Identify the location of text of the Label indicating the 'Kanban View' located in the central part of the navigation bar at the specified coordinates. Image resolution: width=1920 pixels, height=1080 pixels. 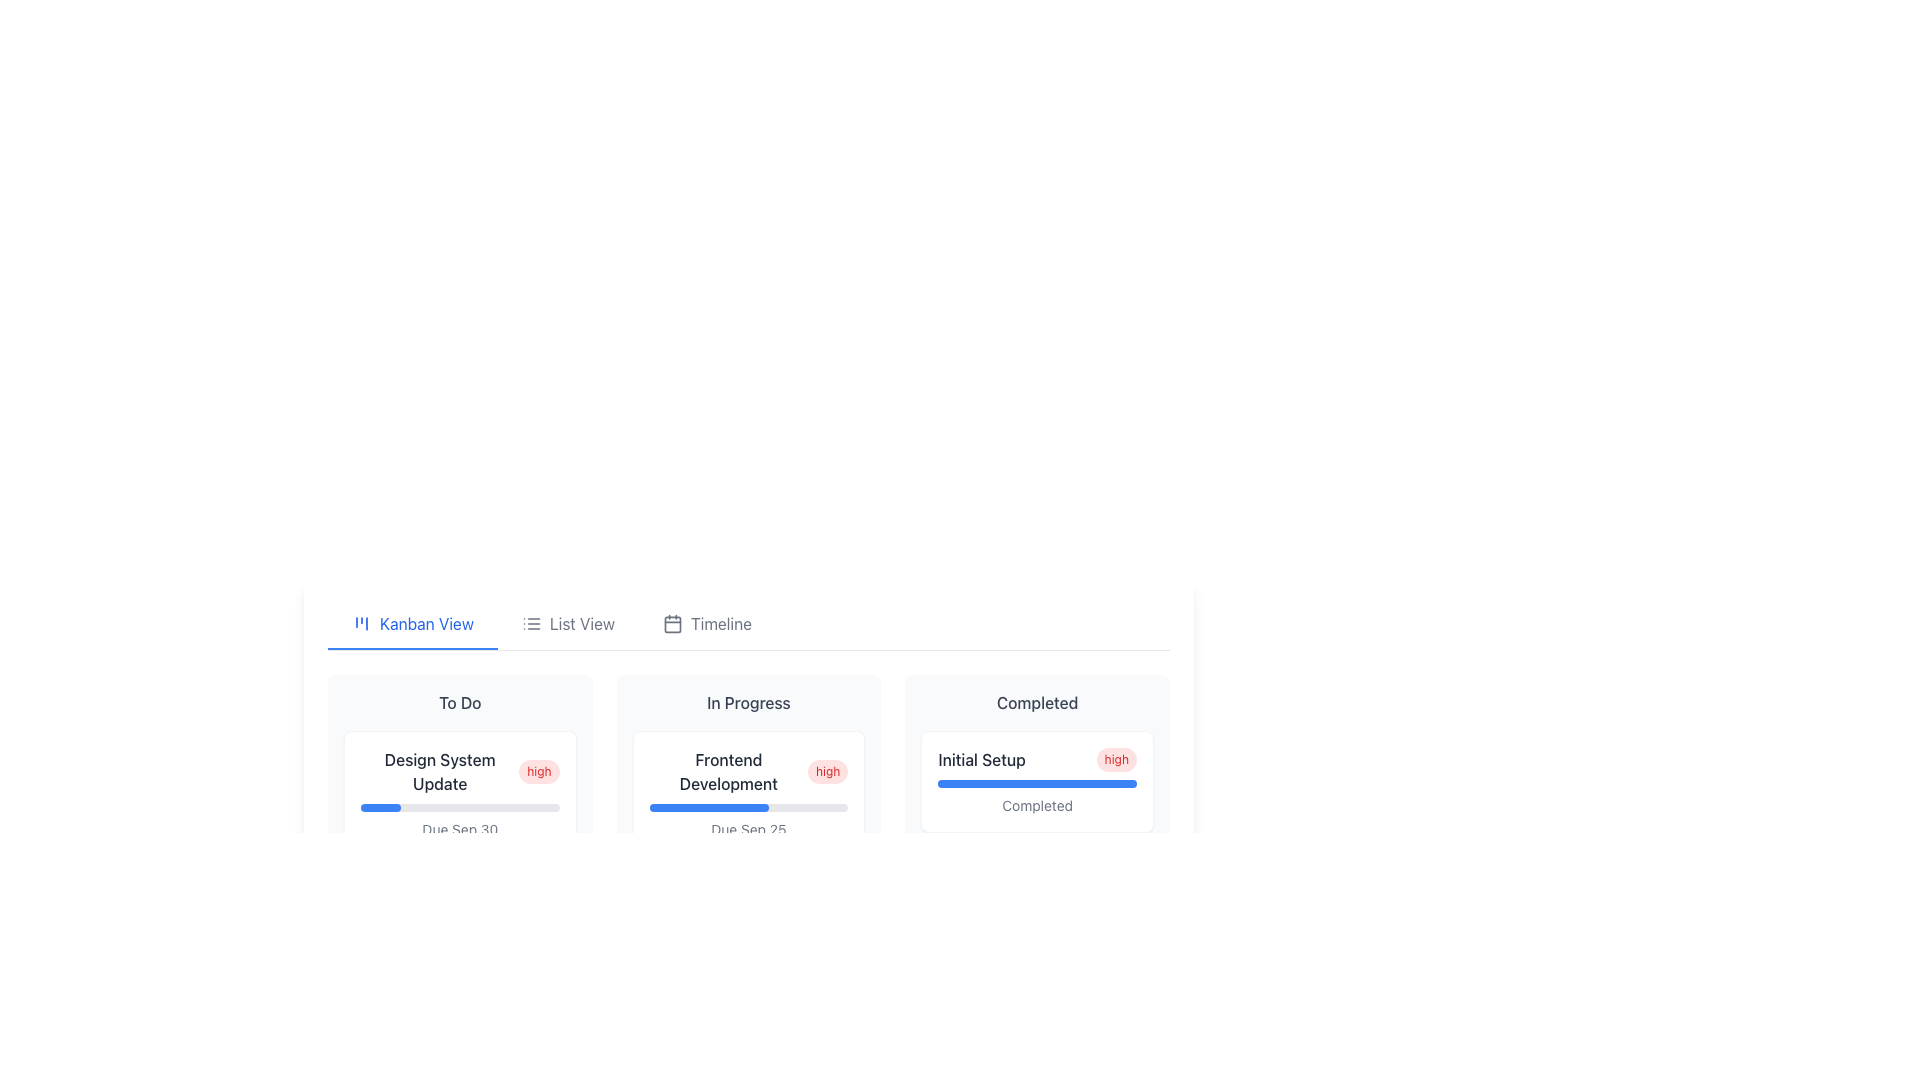
(426, 623).